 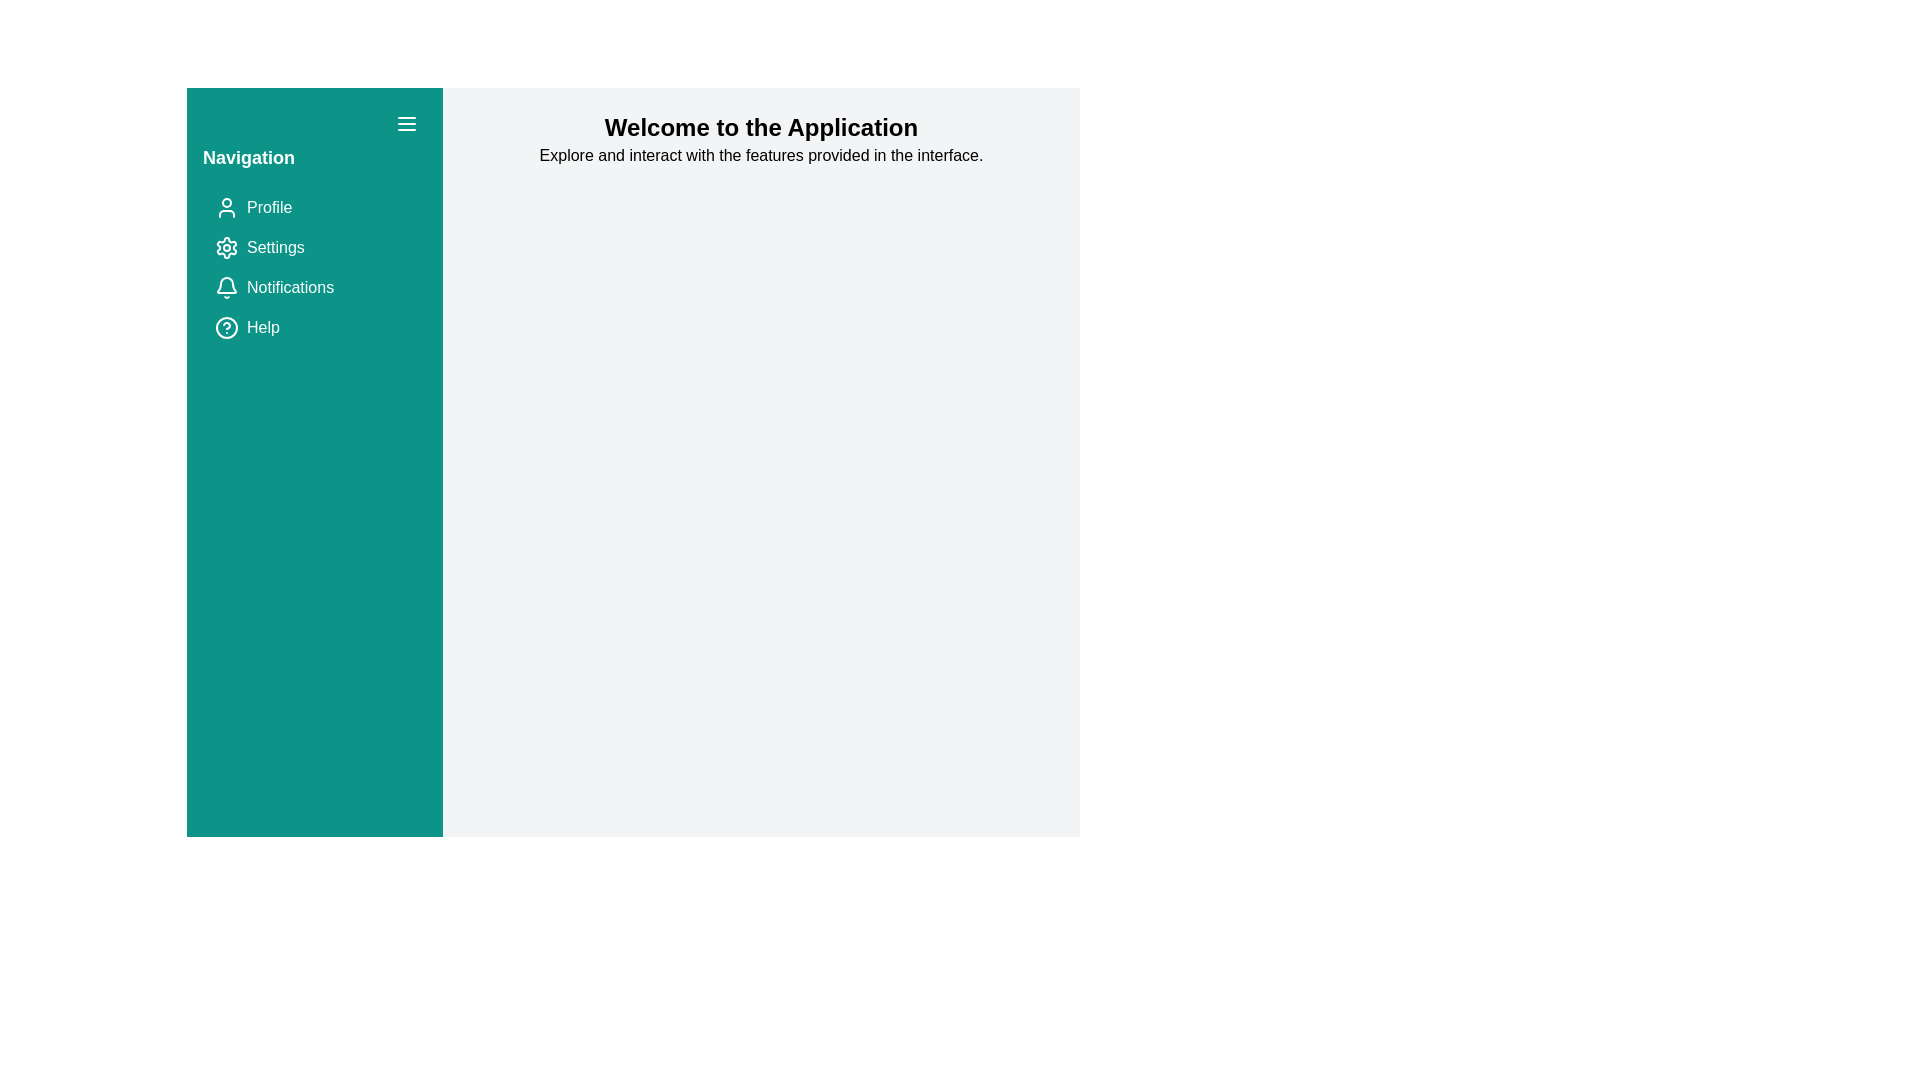 I want to click on the navigation item Help to navigate to the respective section, so click(x=314, y=326).